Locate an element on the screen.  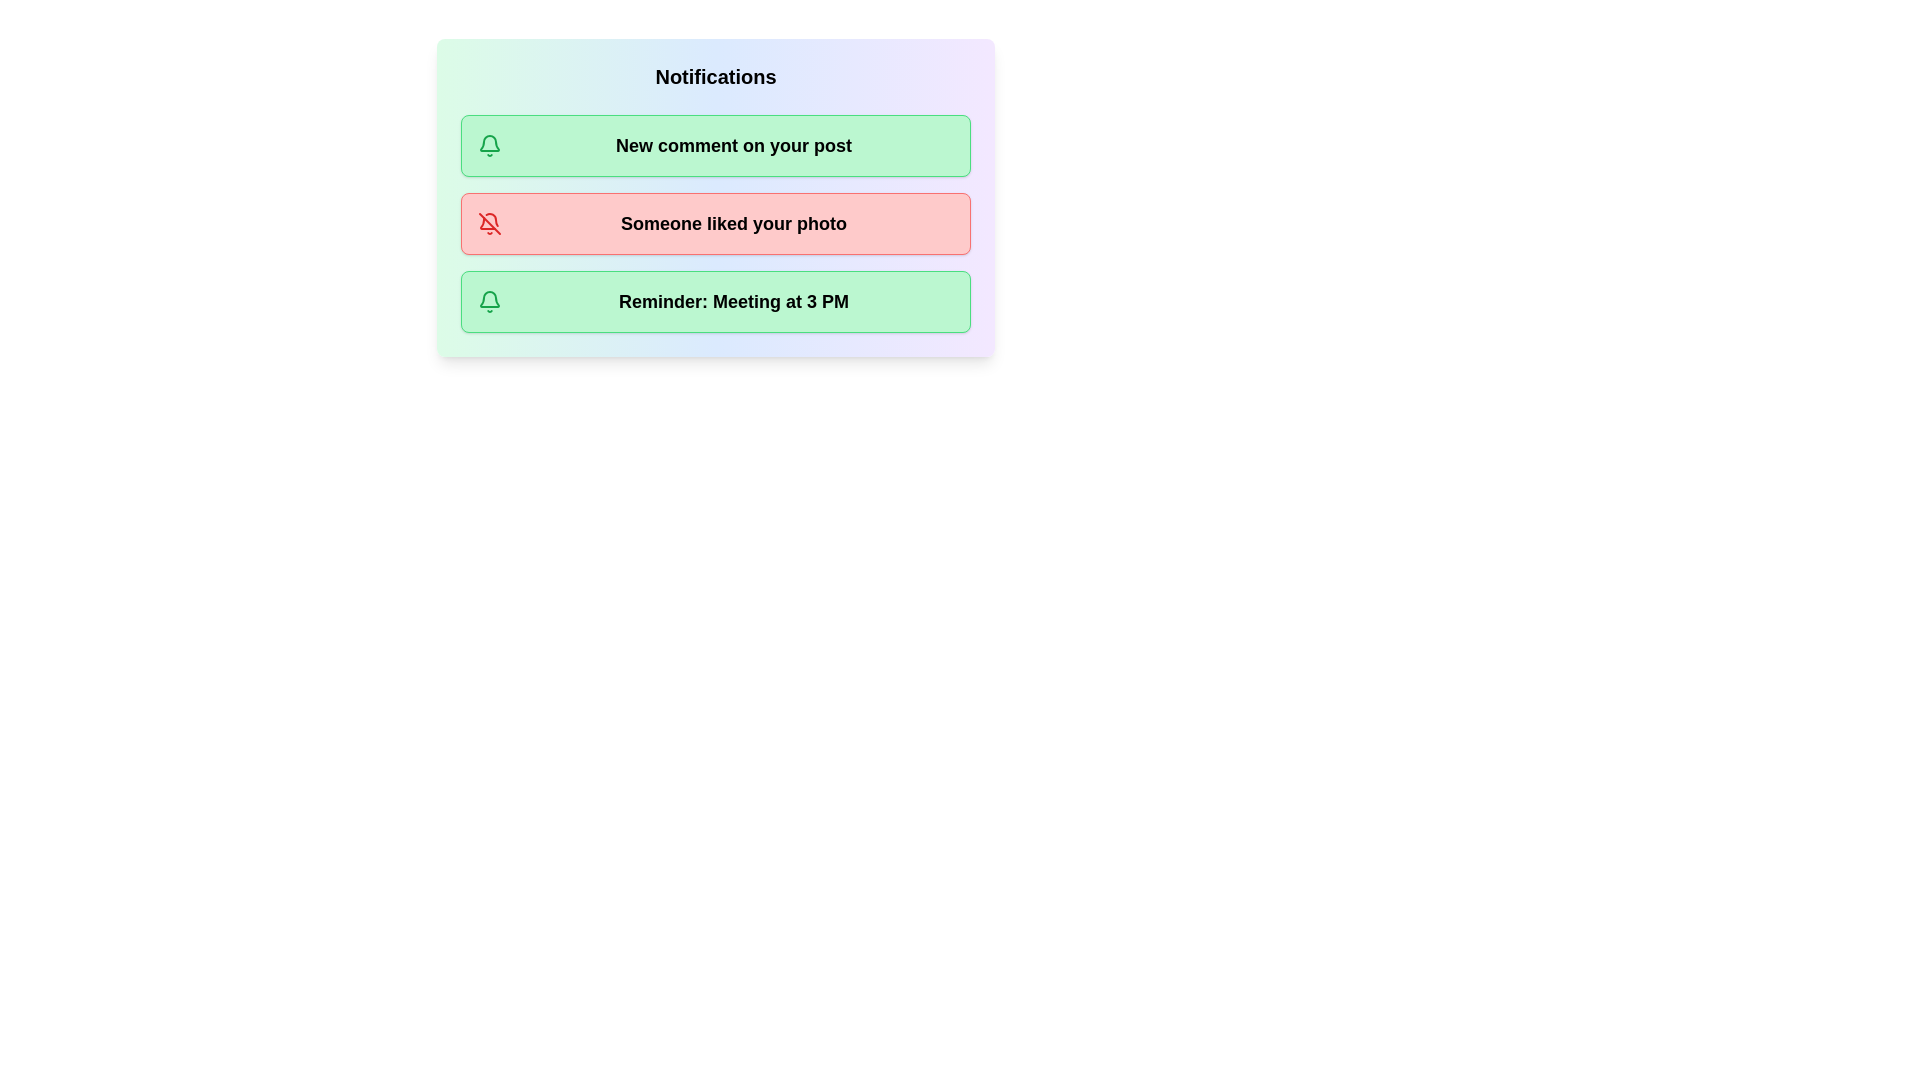
the notification chip corresponding to Reminder: Meeting at 3 PM is located at coordinates (715, 301).